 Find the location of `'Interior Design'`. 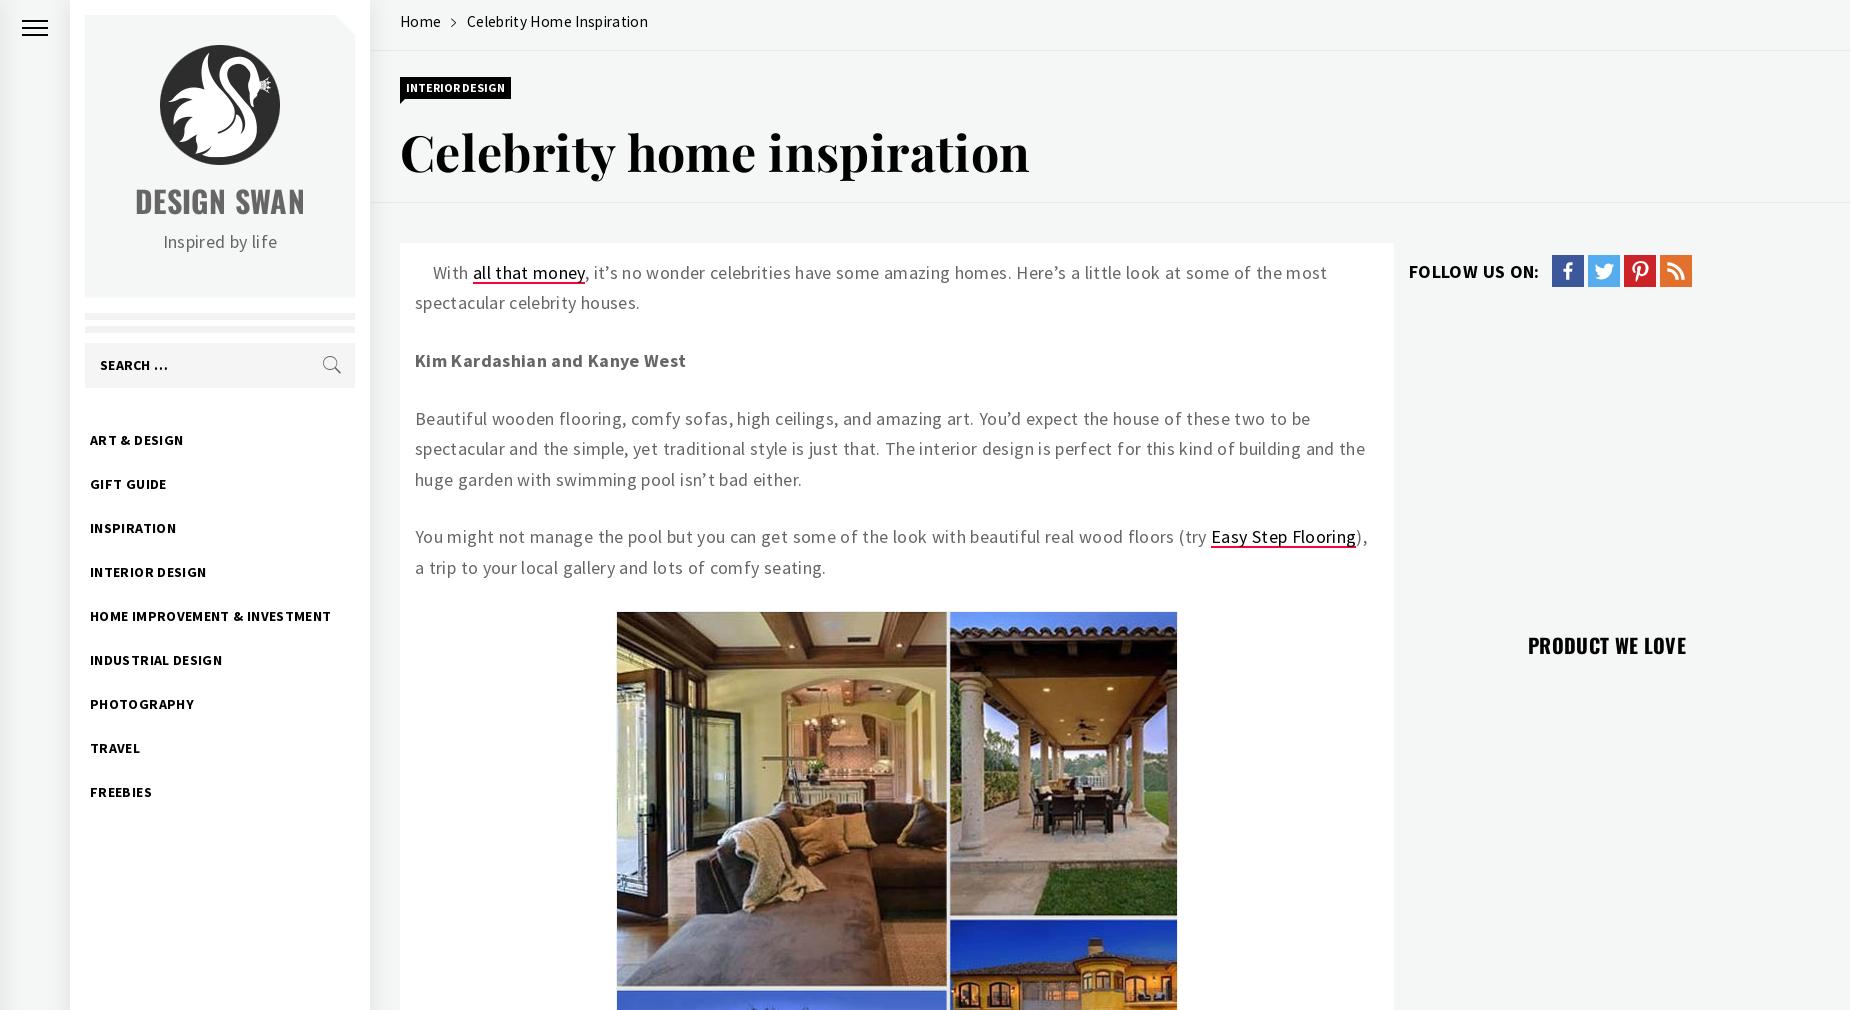

'Interior Design' is located at coordinates (454, 86).